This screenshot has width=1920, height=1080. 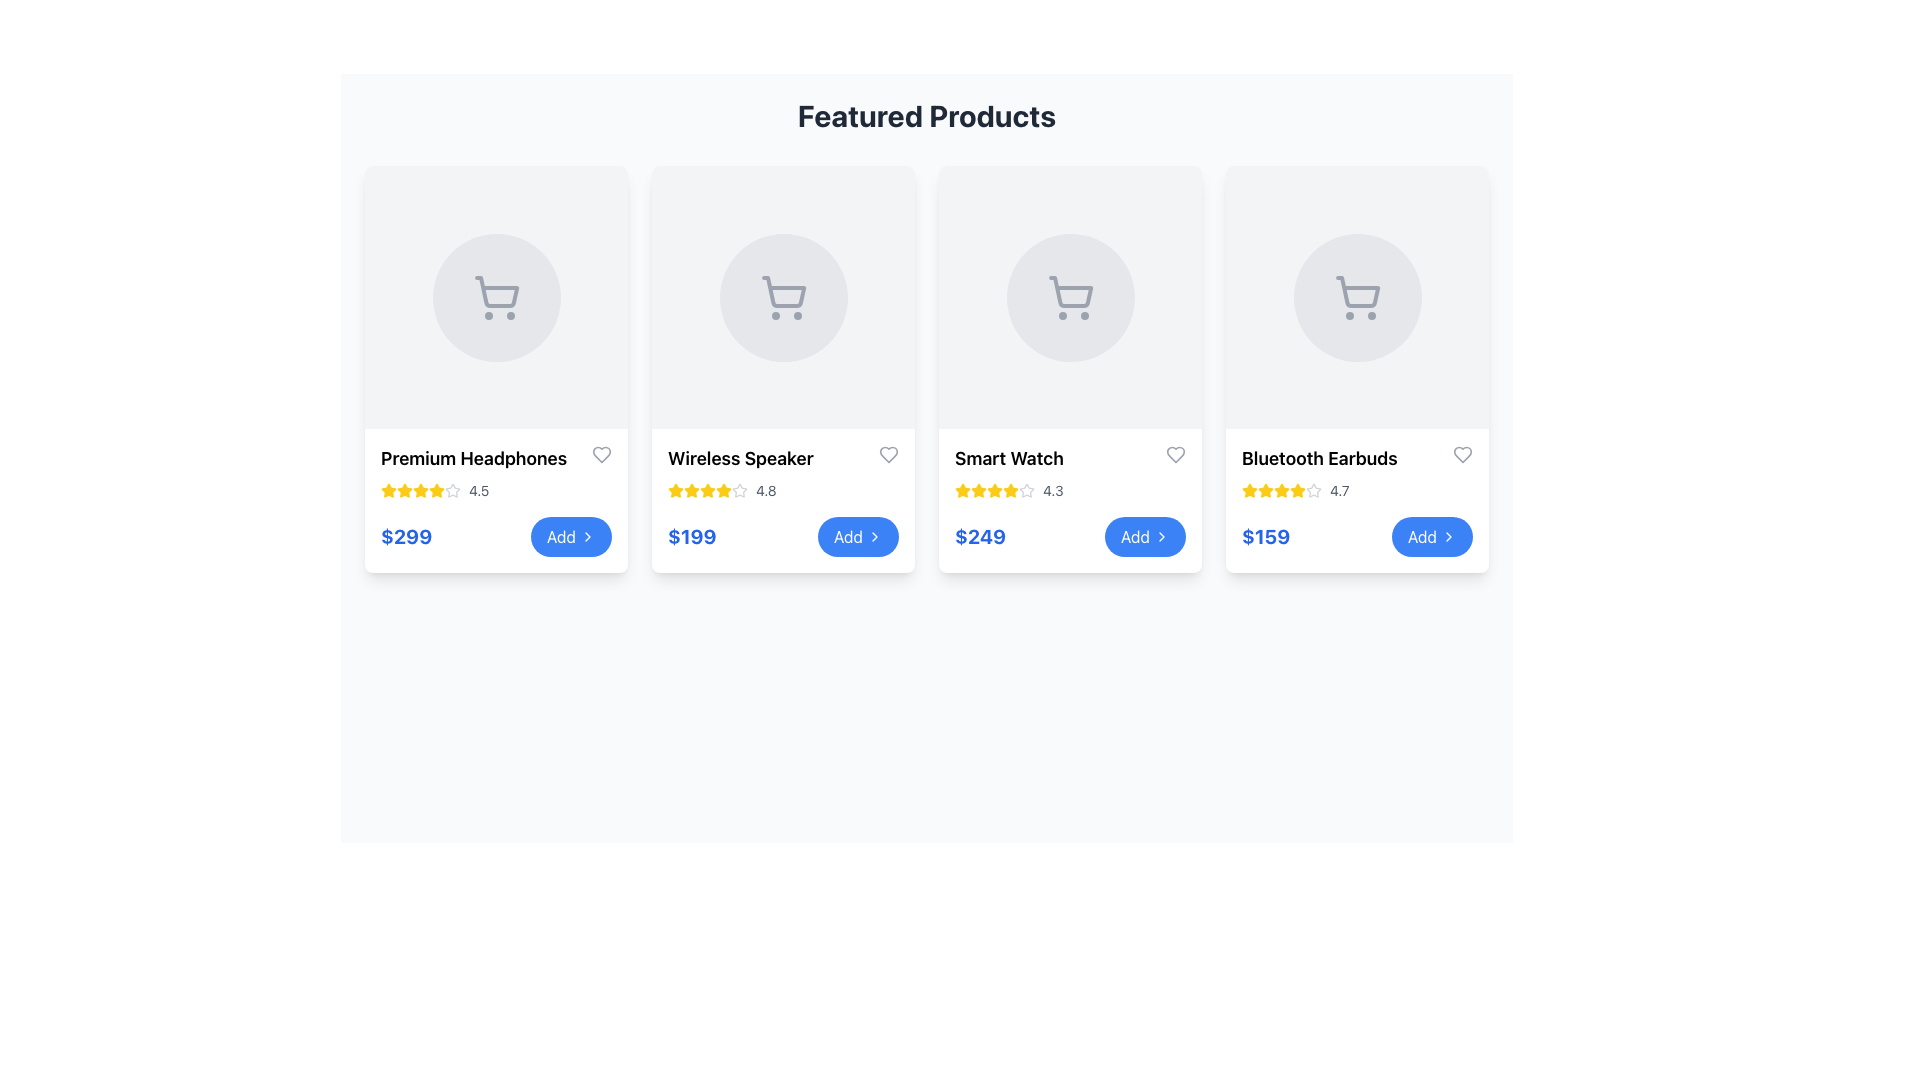 What do you see at coordinates (979, 490) in the screenshot?
I see `the third star icon in the Star rating system of the 'Smart Watch' product card` at bounding box center [979, 490].